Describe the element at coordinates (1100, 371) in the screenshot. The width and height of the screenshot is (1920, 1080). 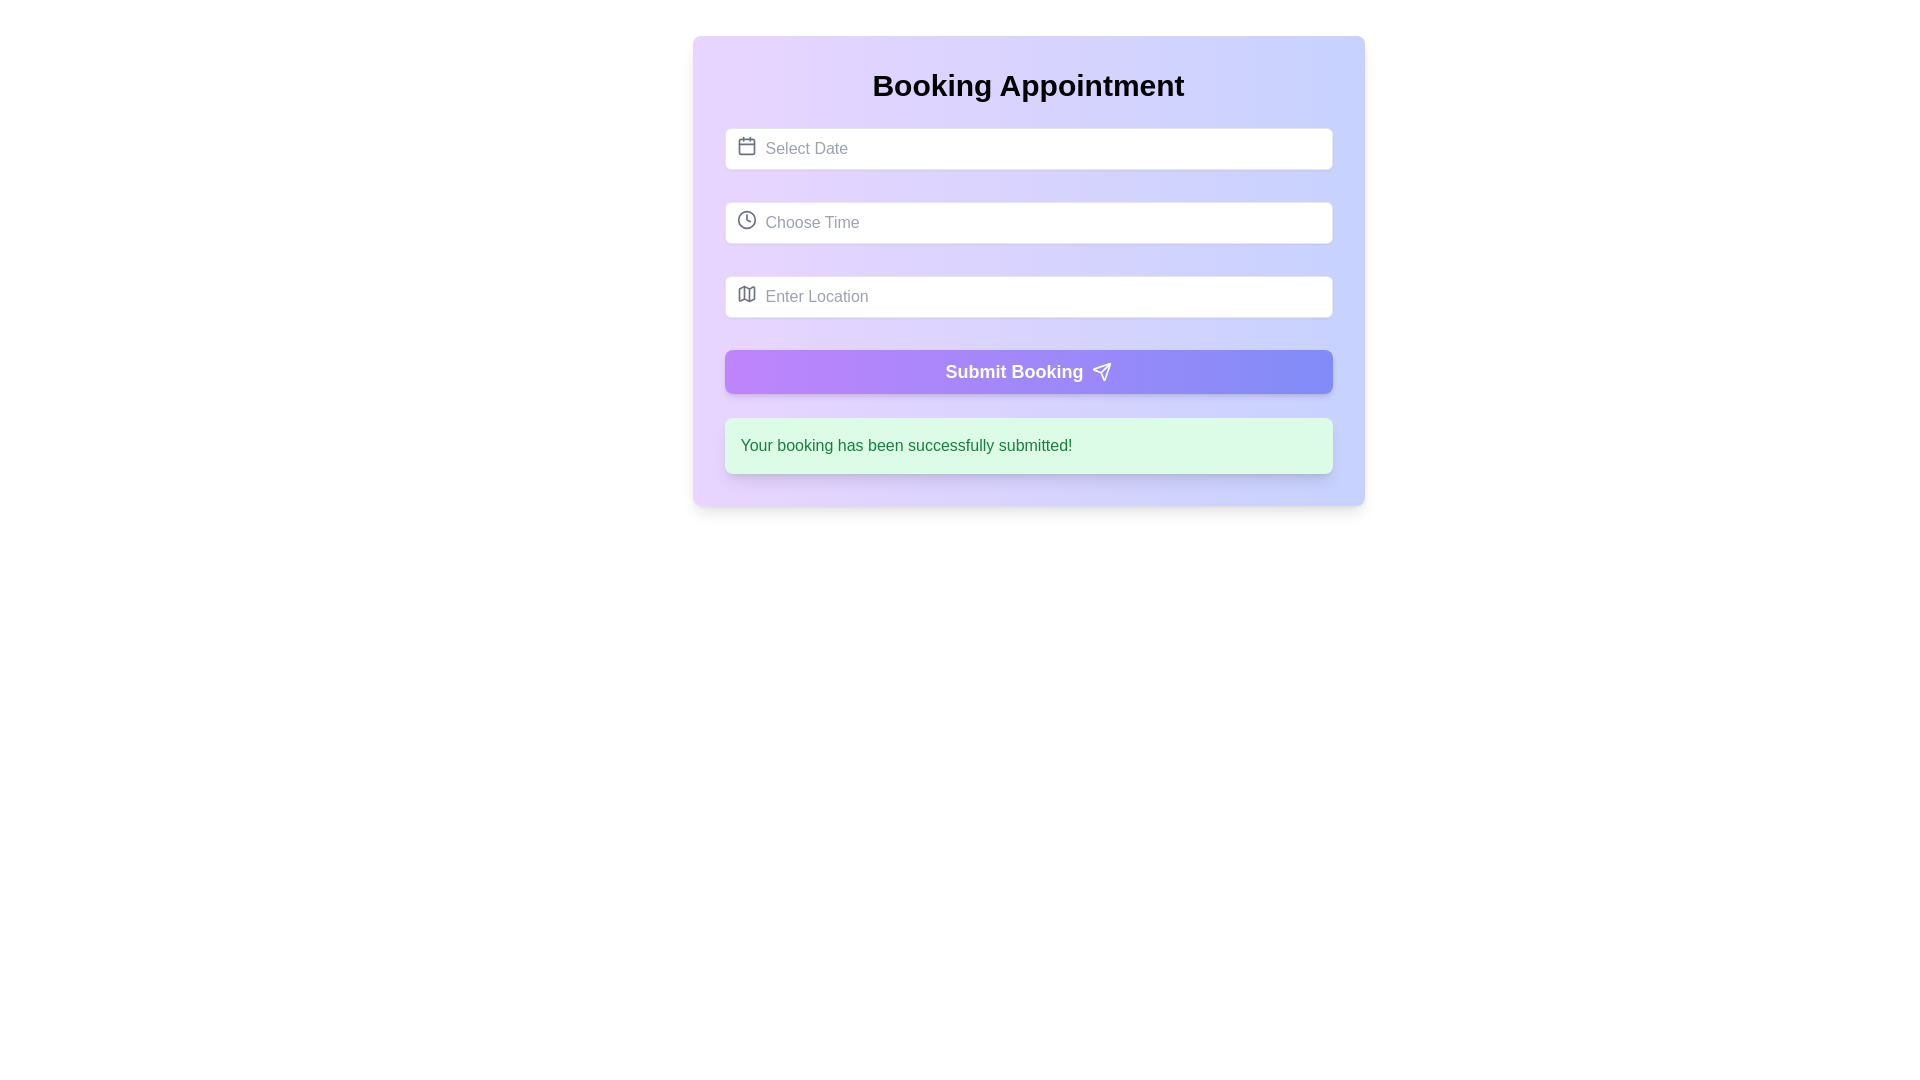
I see `the triangular arrow-like icon embedded within the 'Submit Booking' button, located to the right of the text 'Submit Booking'` at that location.